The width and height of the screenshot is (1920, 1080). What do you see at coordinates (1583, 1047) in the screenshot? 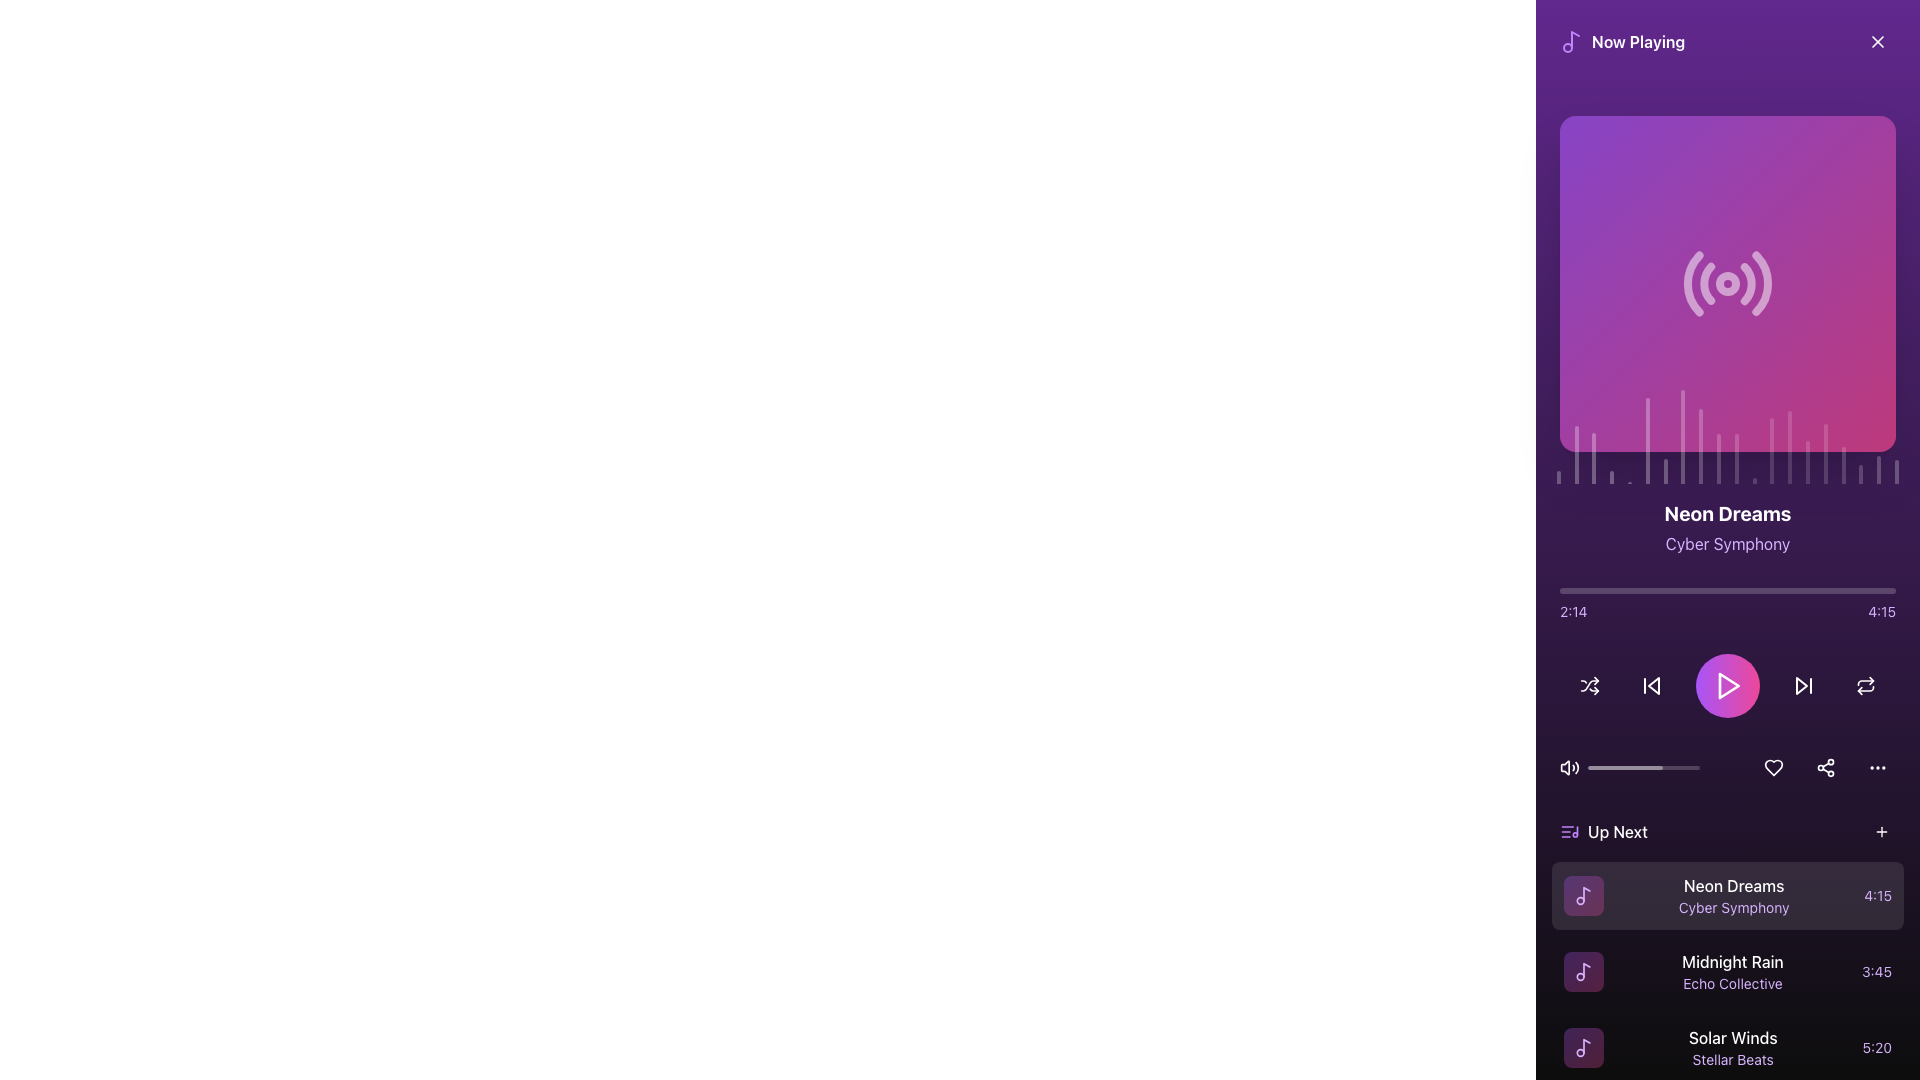
I see `the audio Icon representing the song 'Solar Winds' by 'Stellar Beats' at the front of the last list item in the 'Up Next' section` at bounding box center [1583, 1047].